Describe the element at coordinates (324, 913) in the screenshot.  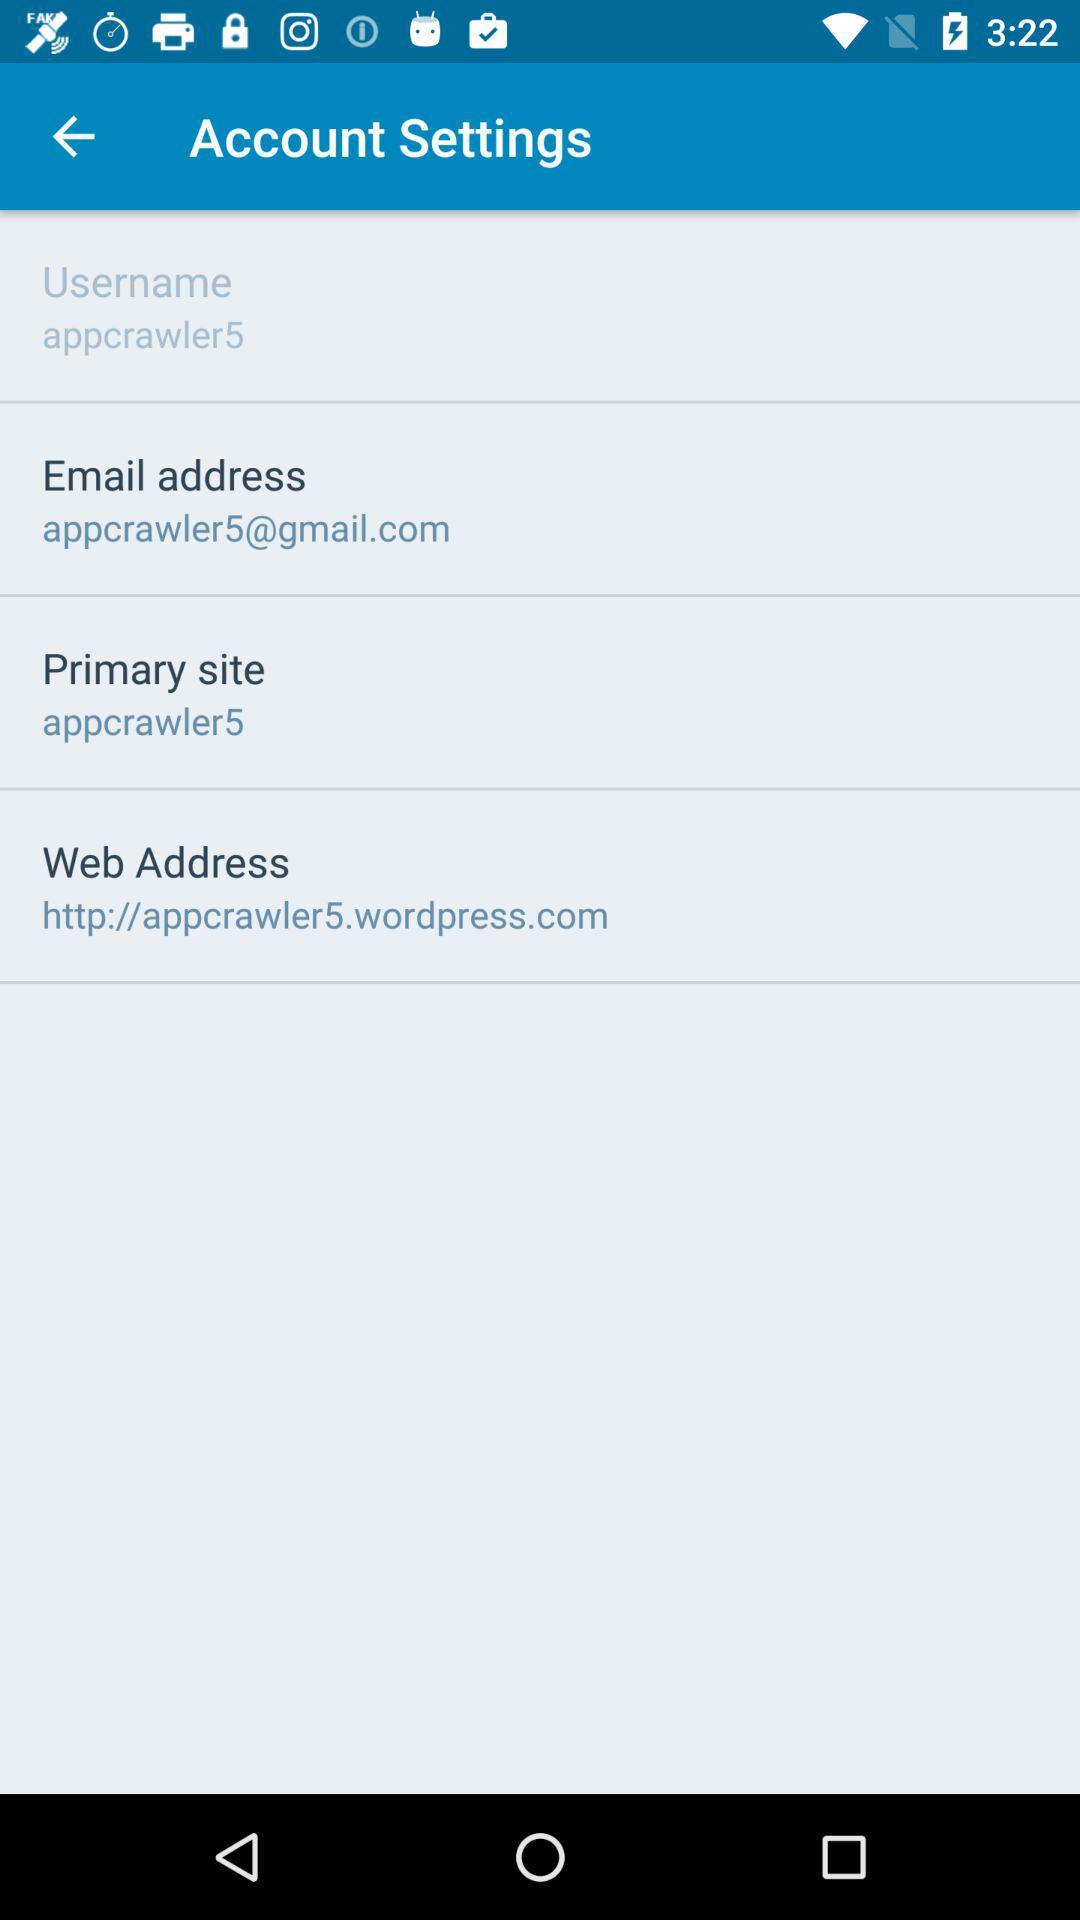
I see `the http appcrawler5 wordpress item` at that location.